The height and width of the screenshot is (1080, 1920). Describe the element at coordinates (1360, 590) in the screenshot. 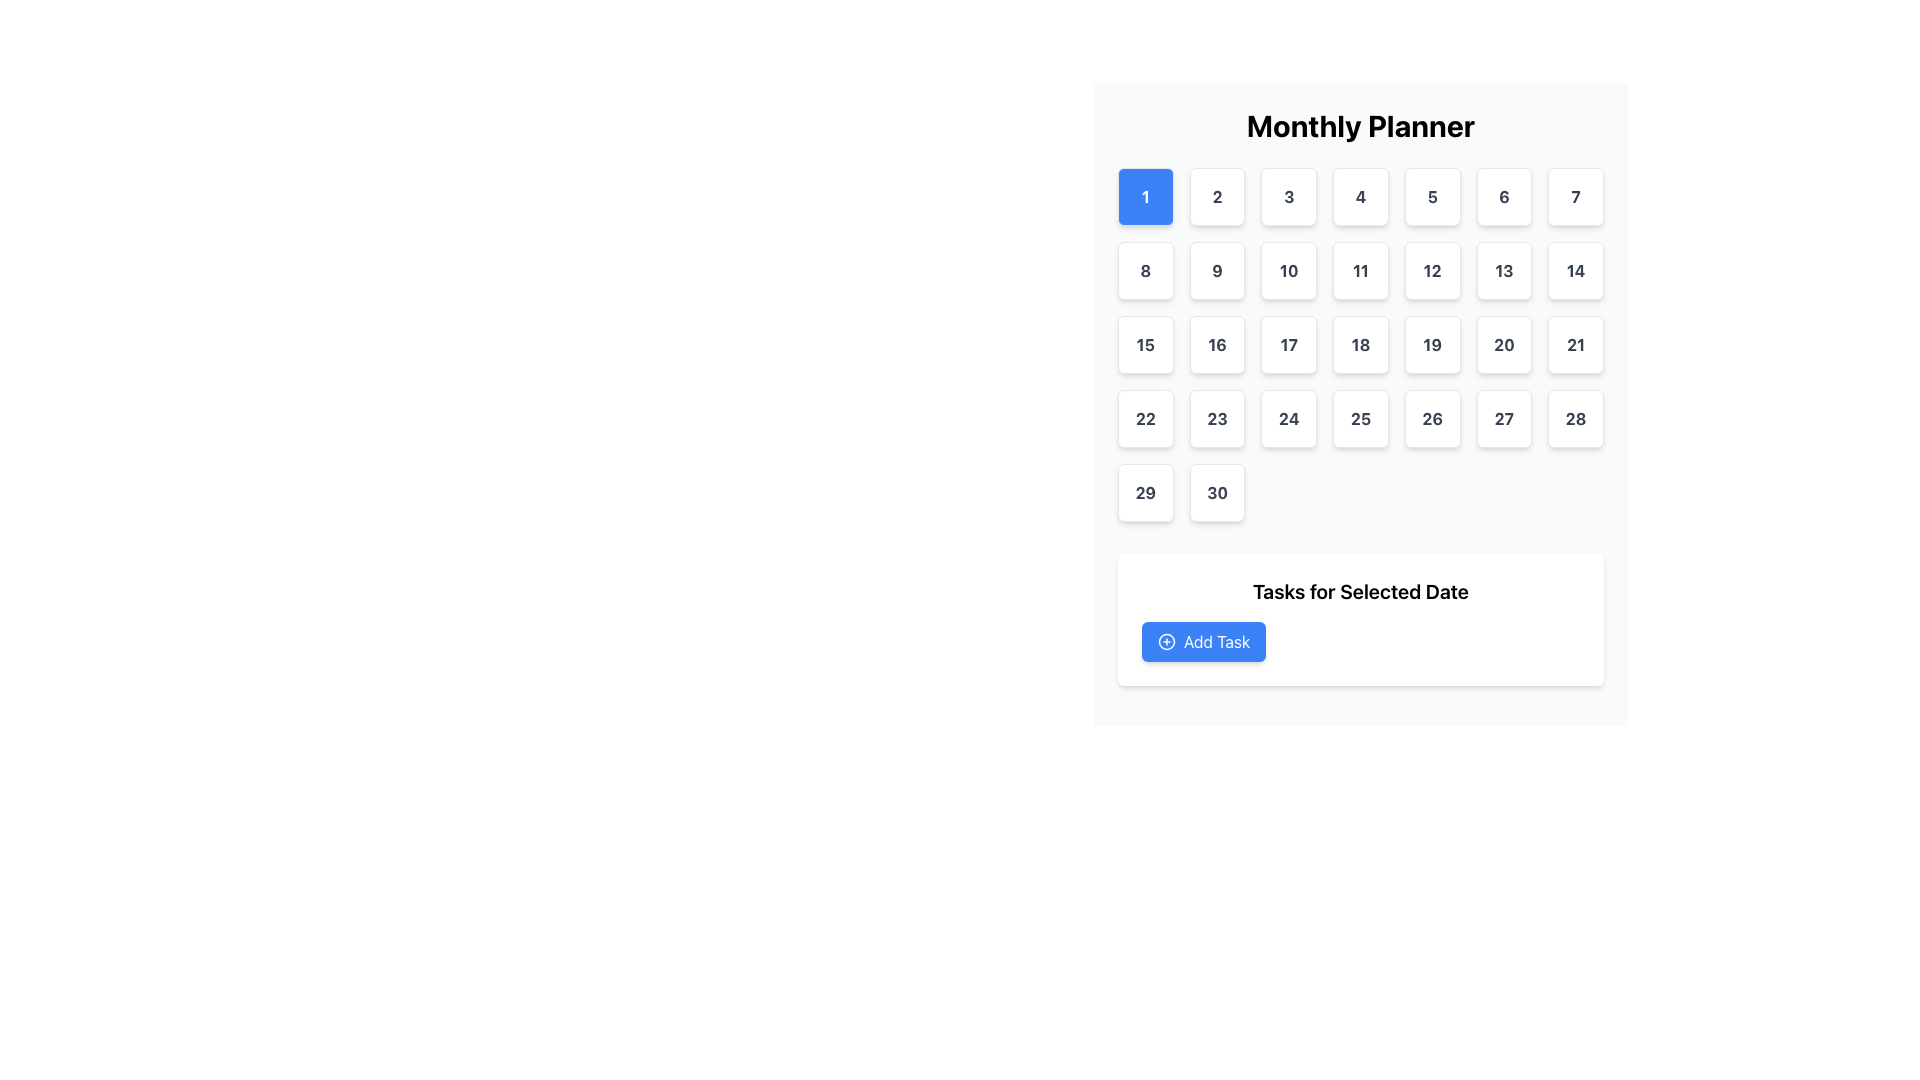

I see `the static text element that serves as the title or heading for the tasks section, positioned centrally above the 'Add Task' button` at that location.